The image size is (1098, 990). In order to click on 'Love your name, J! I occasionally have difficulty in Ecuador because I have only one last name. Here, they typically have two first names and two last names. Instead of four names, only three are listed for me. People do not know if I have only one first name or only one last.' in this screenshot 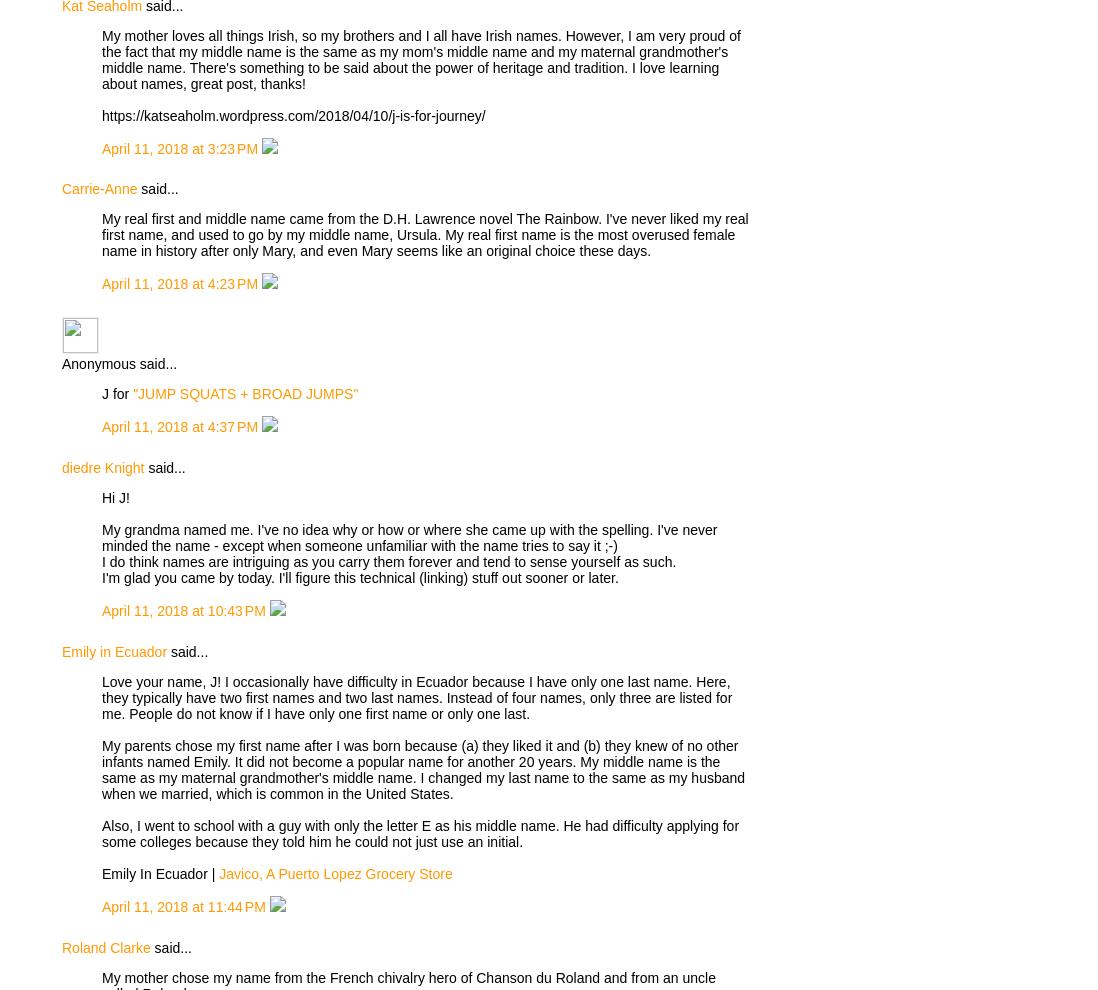, I will do `click(102, 695)`.